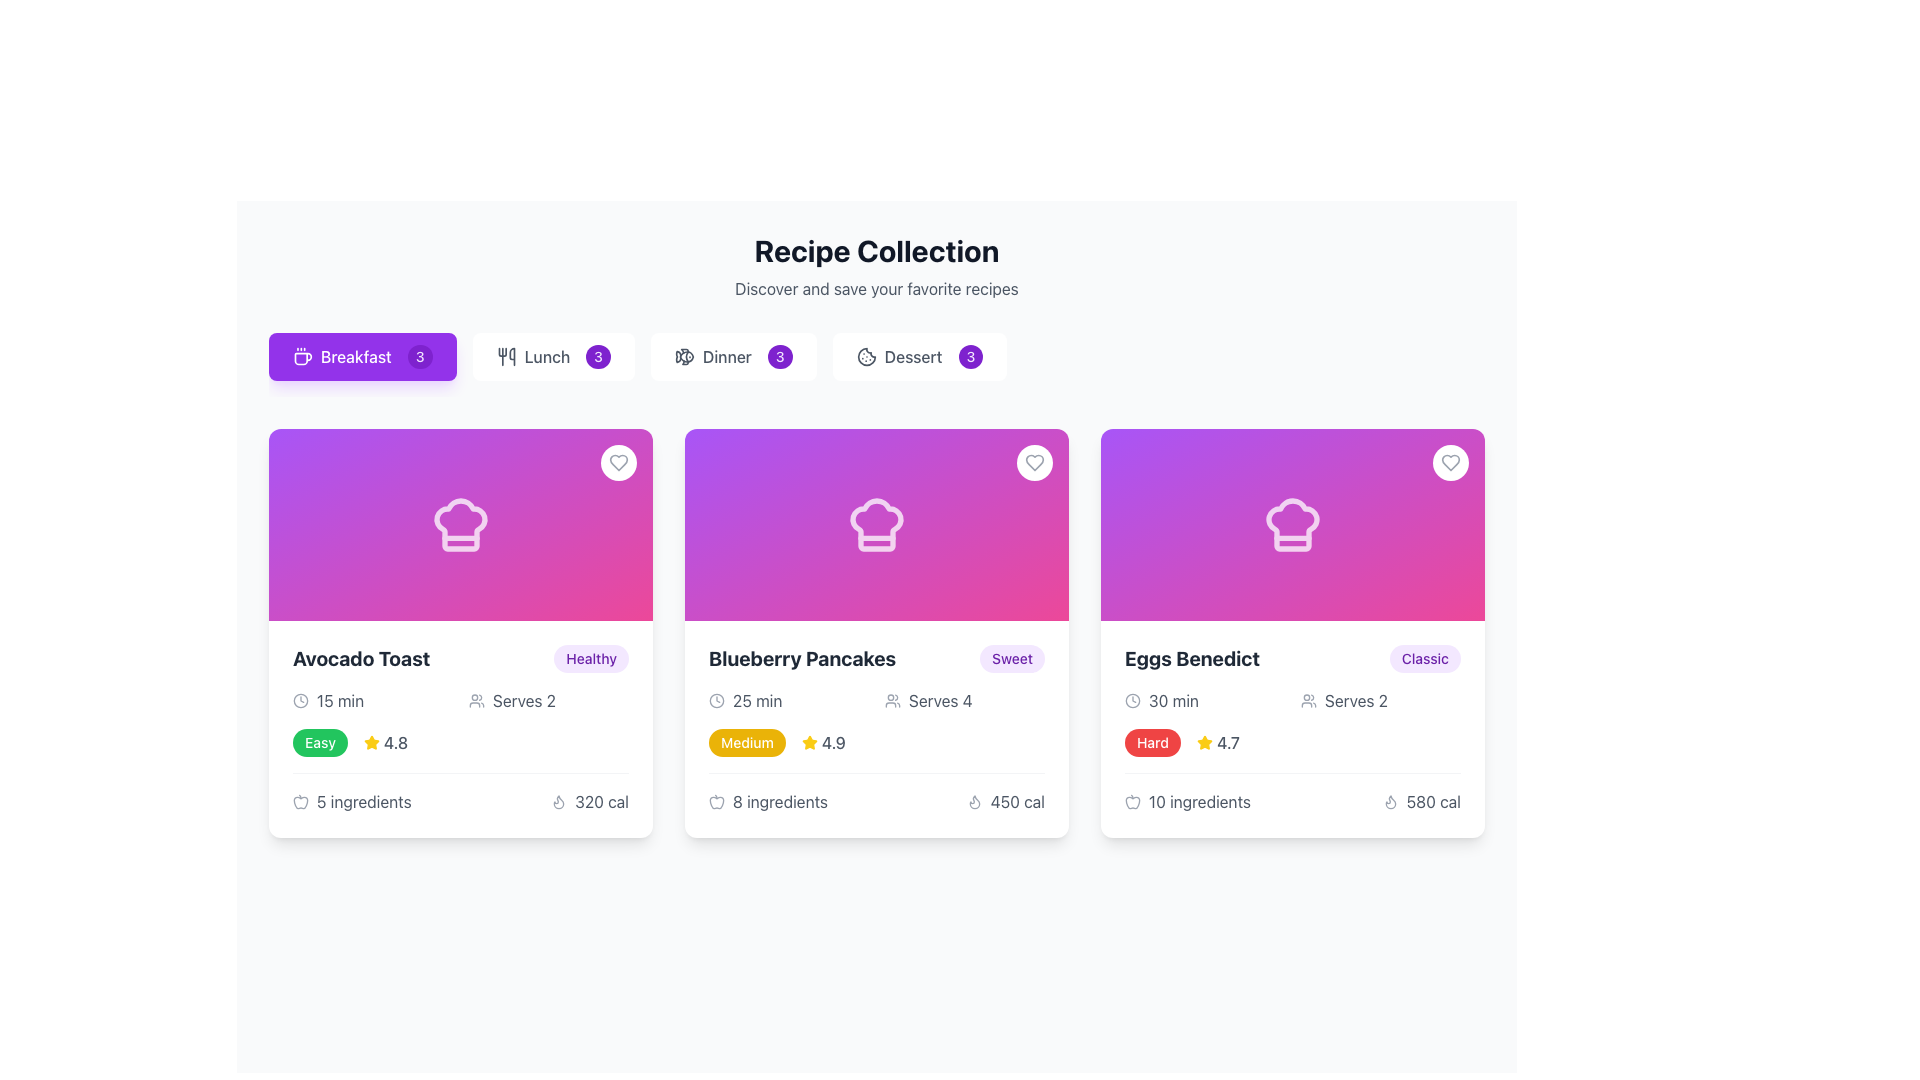 This screenshot has width=1920, height=1080. What do you see at coordinates (1152, 743) in the screenshot?
I see `the styling of the difficulty level label located in the details section of the 'Eggs Benedict' recipe card, which is the leftmost element adjacent to the rating '4.7' and a star icon` at bounding box center [1152, 743].